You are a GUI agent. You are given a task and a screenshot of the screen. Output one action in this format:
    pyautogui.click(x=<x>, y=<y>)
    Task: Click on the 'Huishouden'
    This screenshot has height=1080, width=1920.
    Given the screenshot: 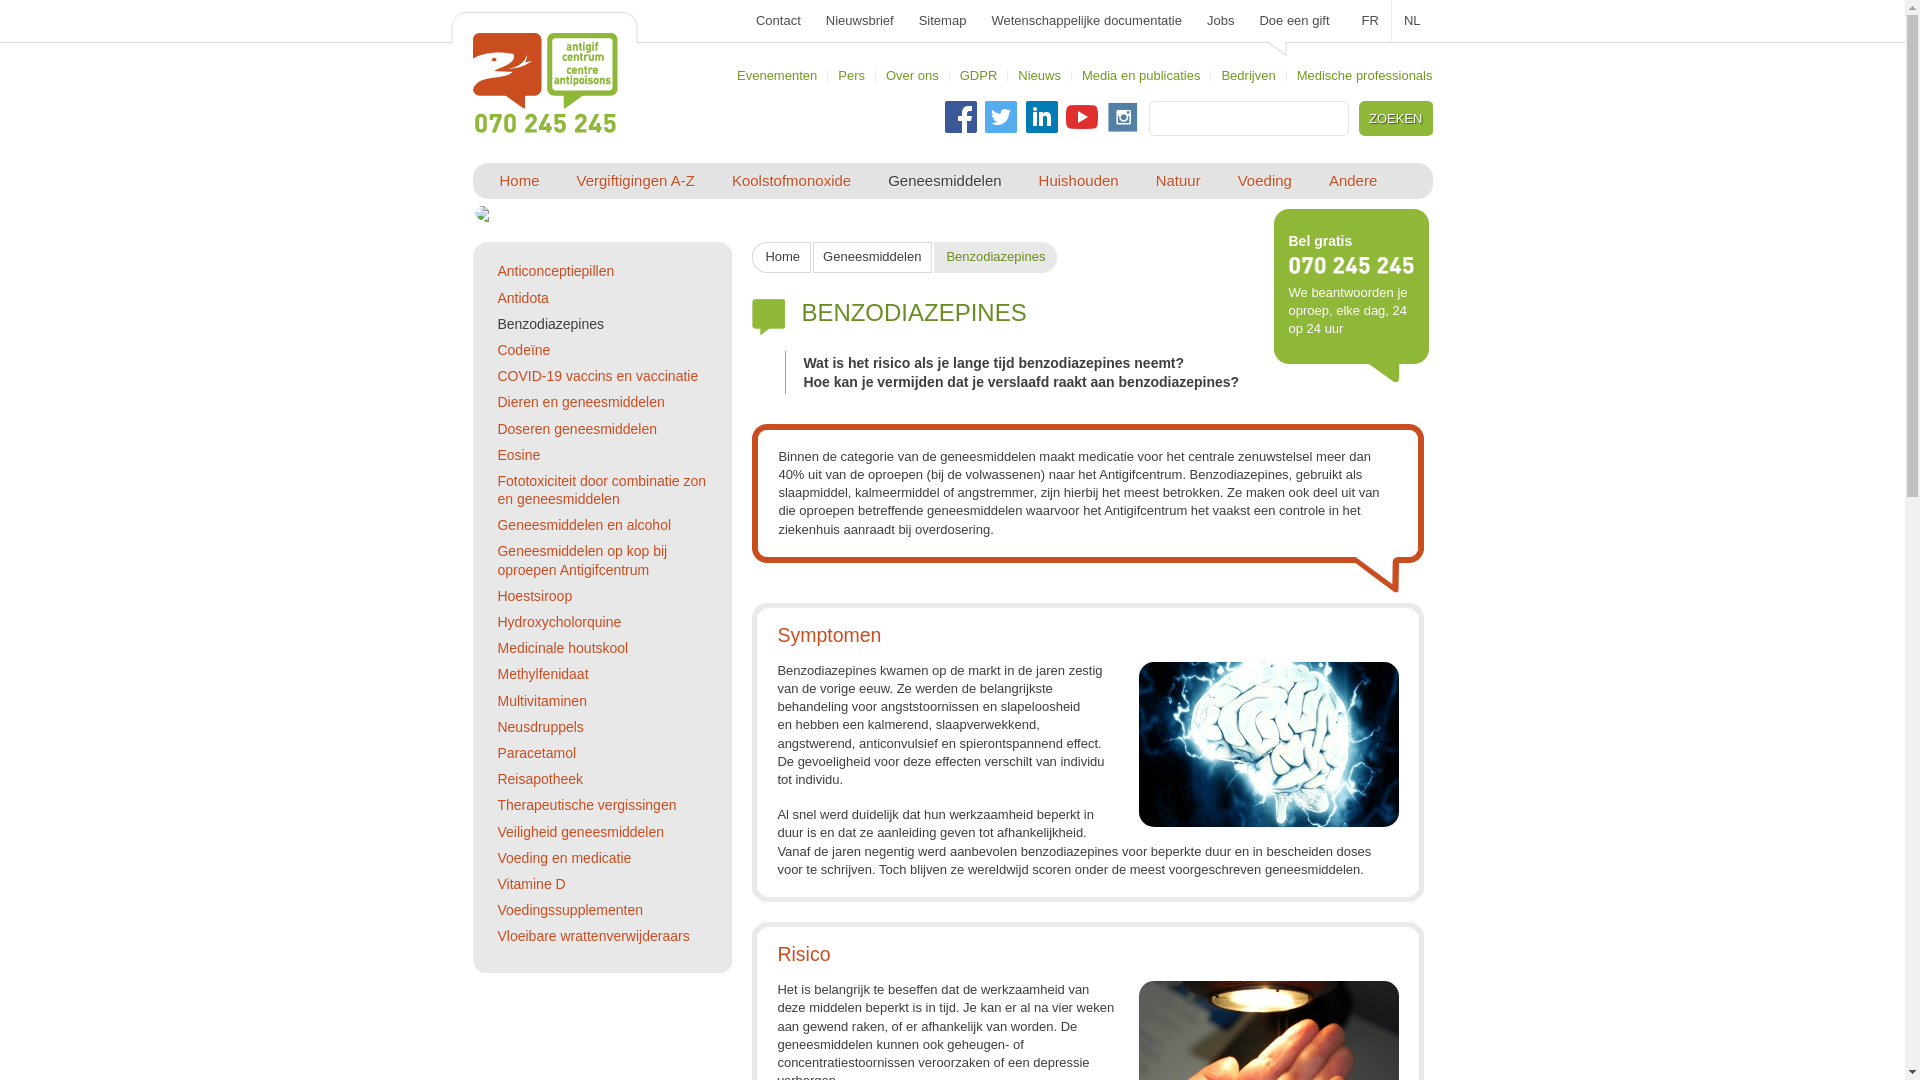 What is the action you would take?
    pyautogui.click(x=1078, y=181)
    